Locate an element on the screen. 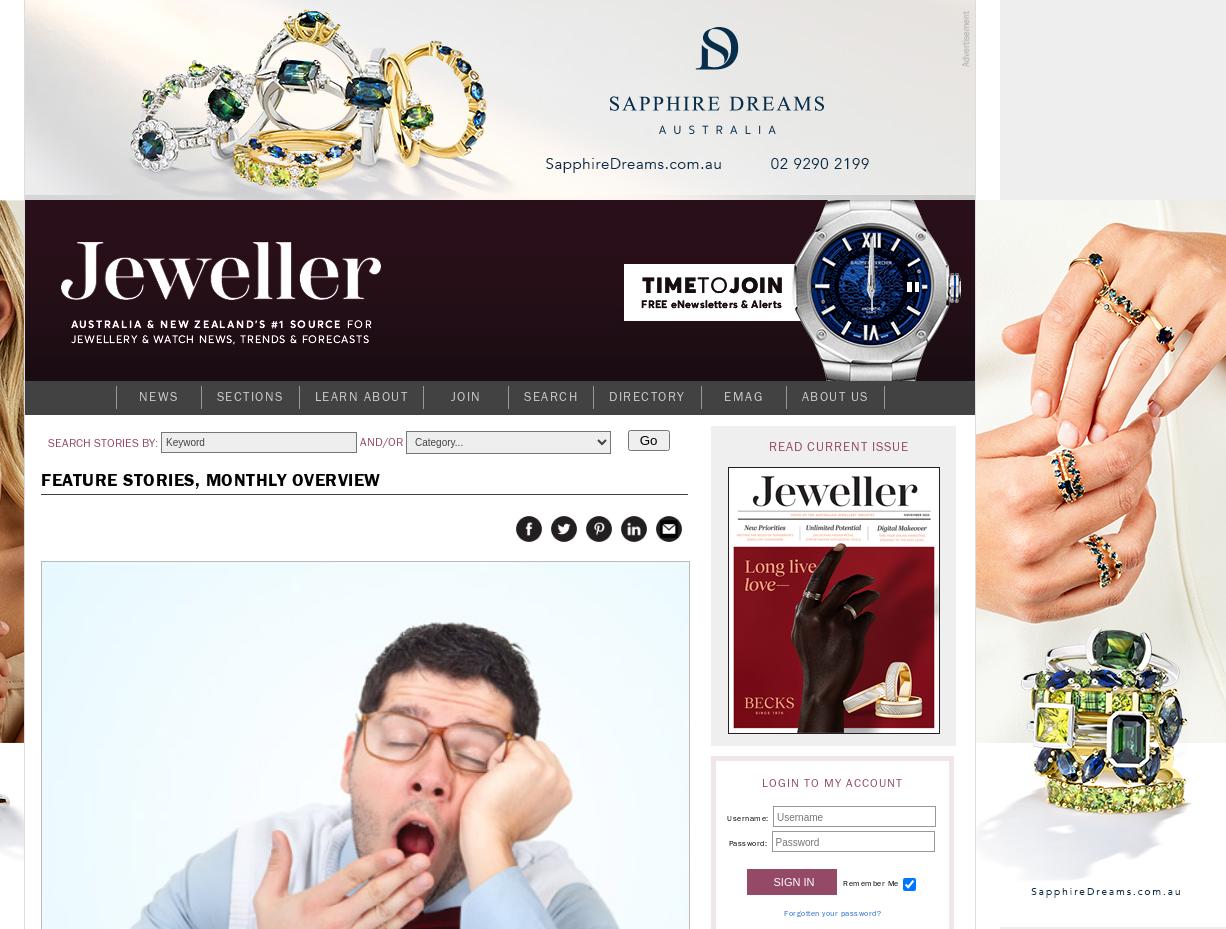 The width and height of the screenshot is (1226, 929). 'Share' is located at coordinates (669, 537).